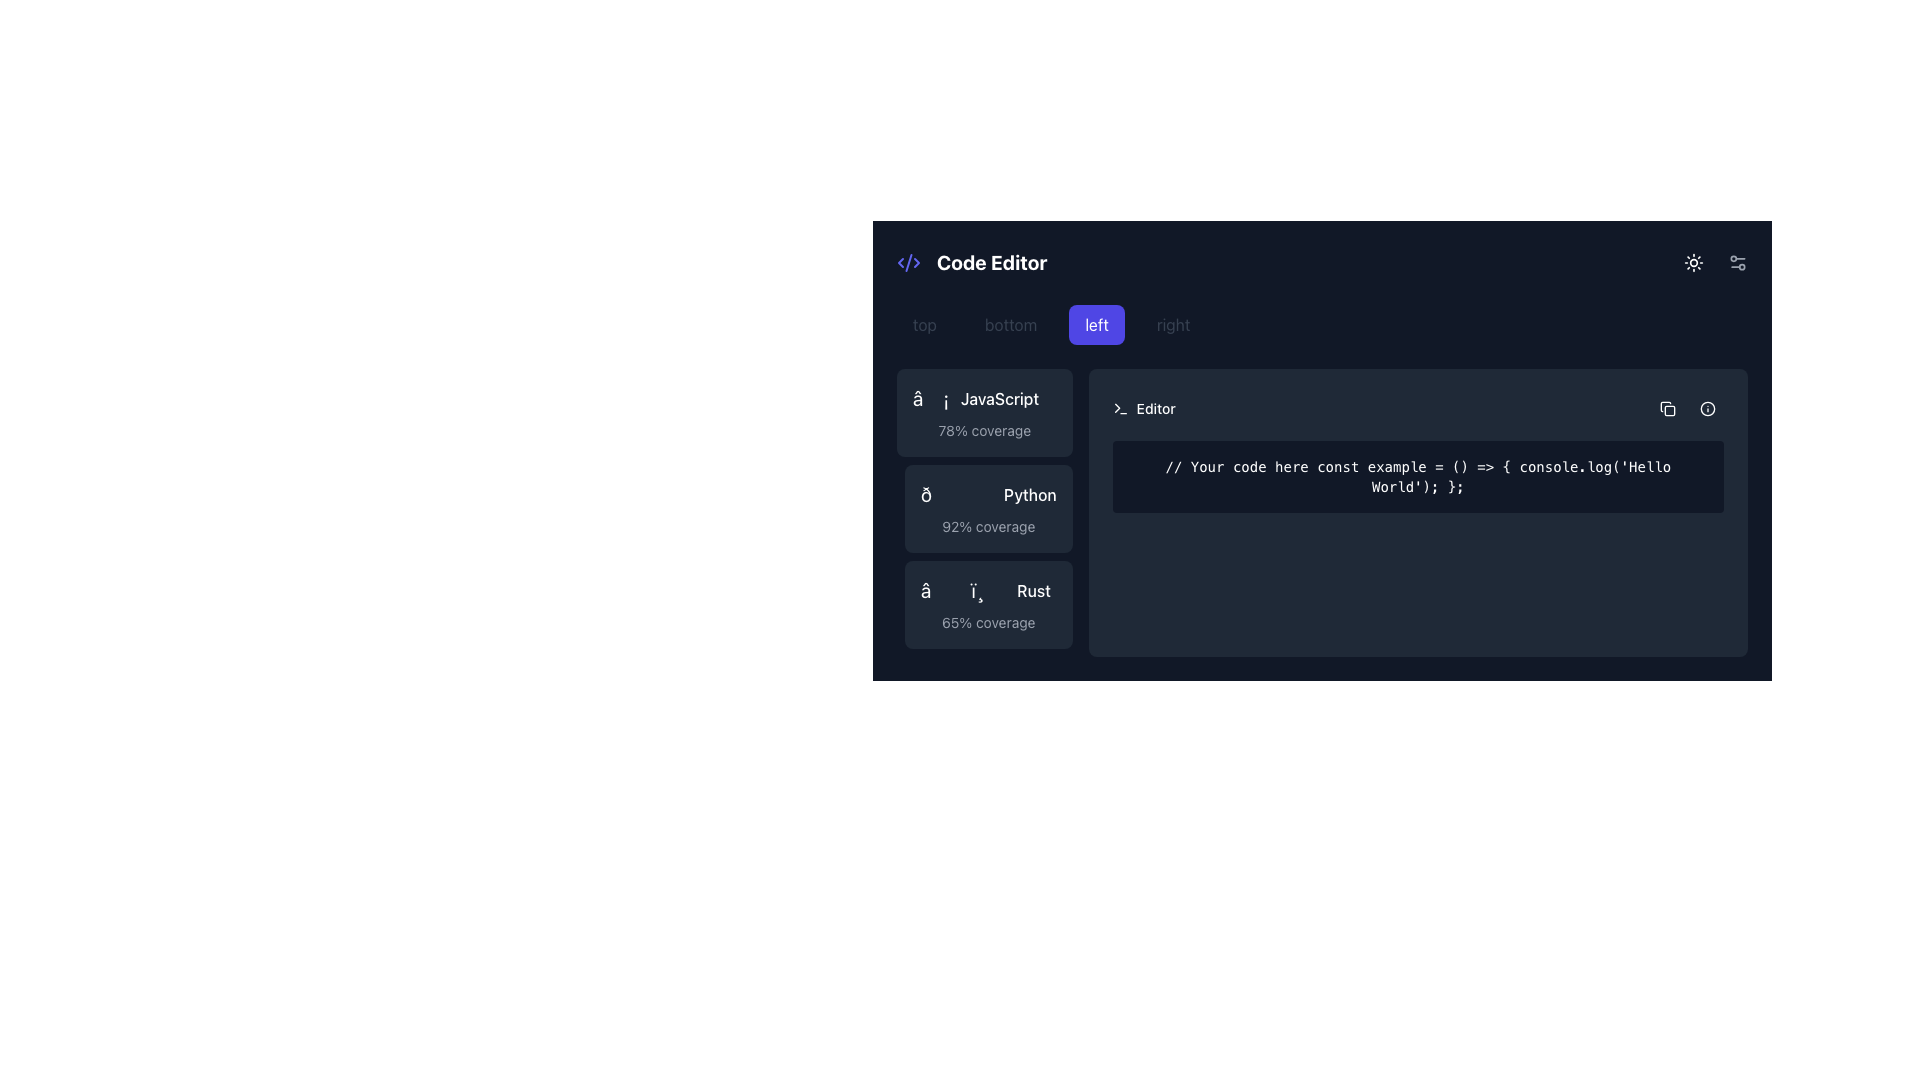  I want to click on the compact indigo code bracket icon located at the top-left corner of the Code Editor section, so click(907, 261).